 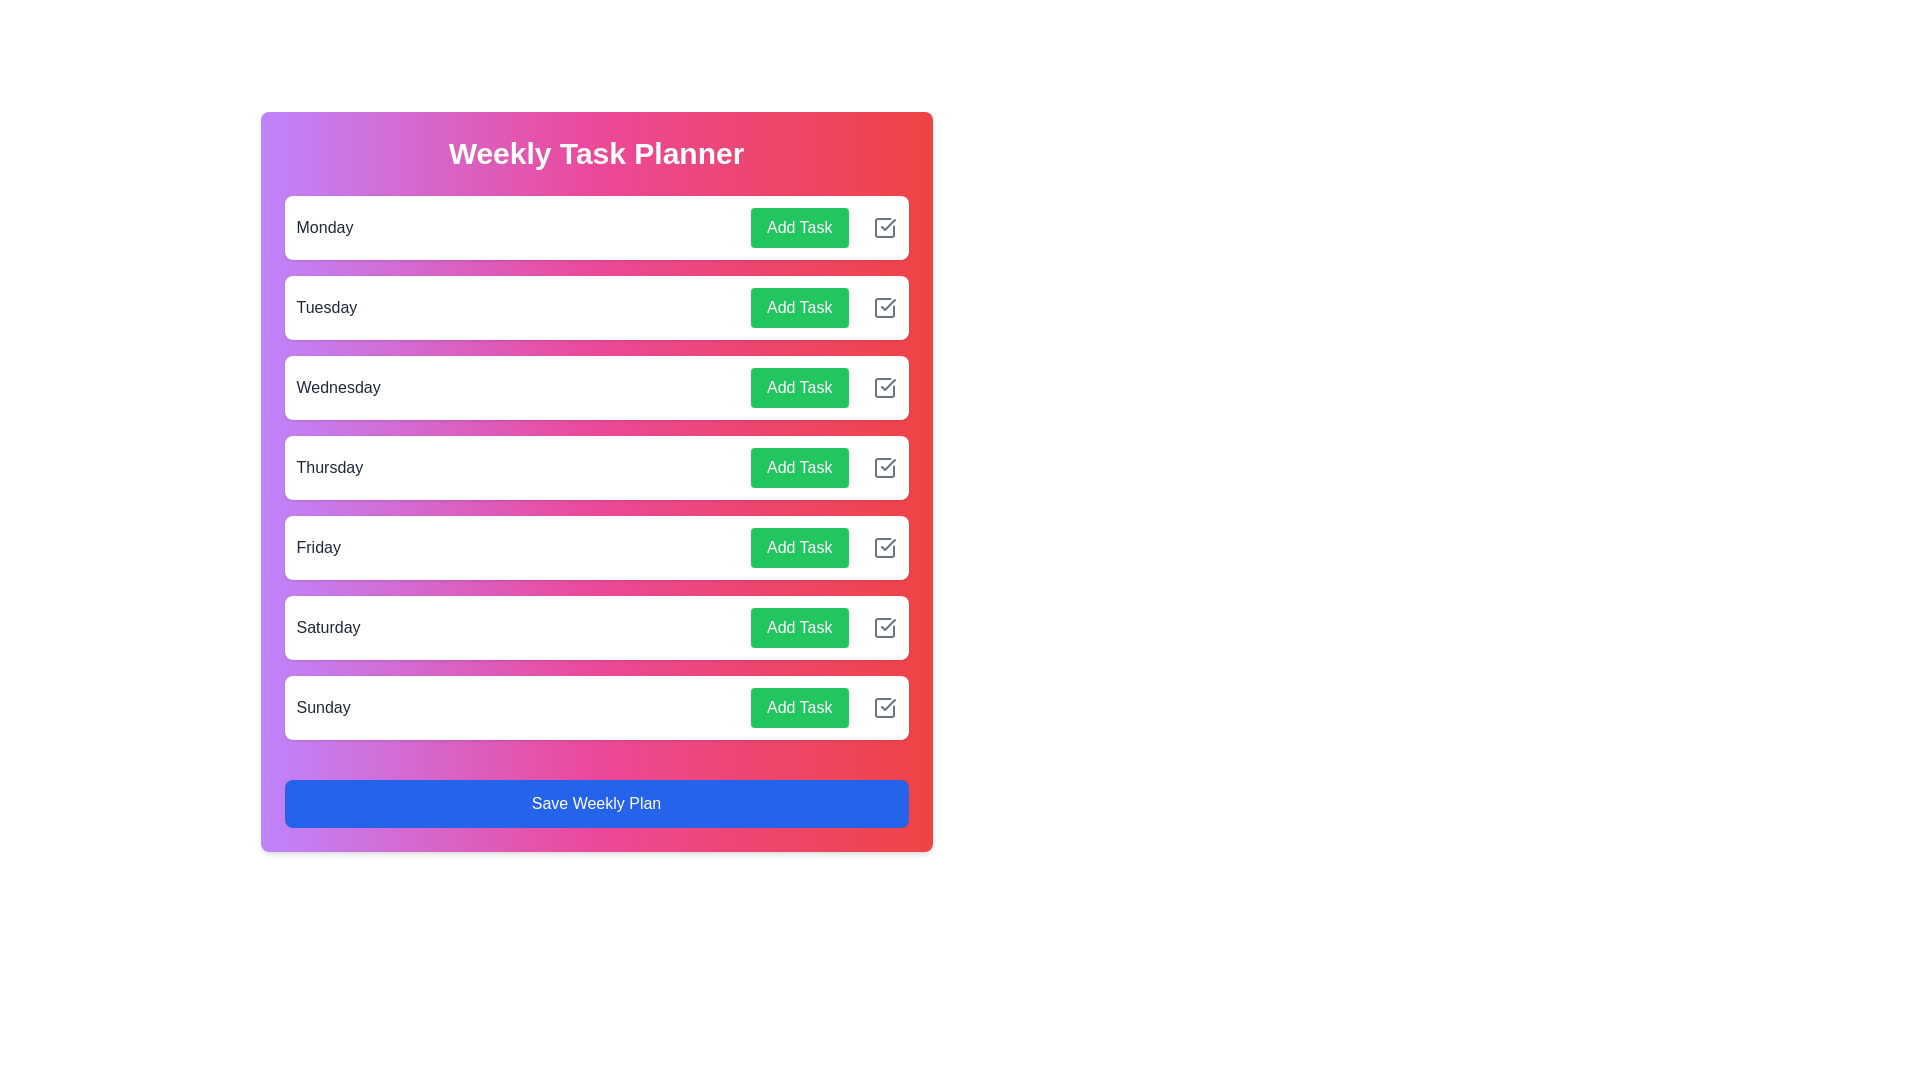 I want to click on the 'Add Task' button for Friday, so click(x=798, y=547).